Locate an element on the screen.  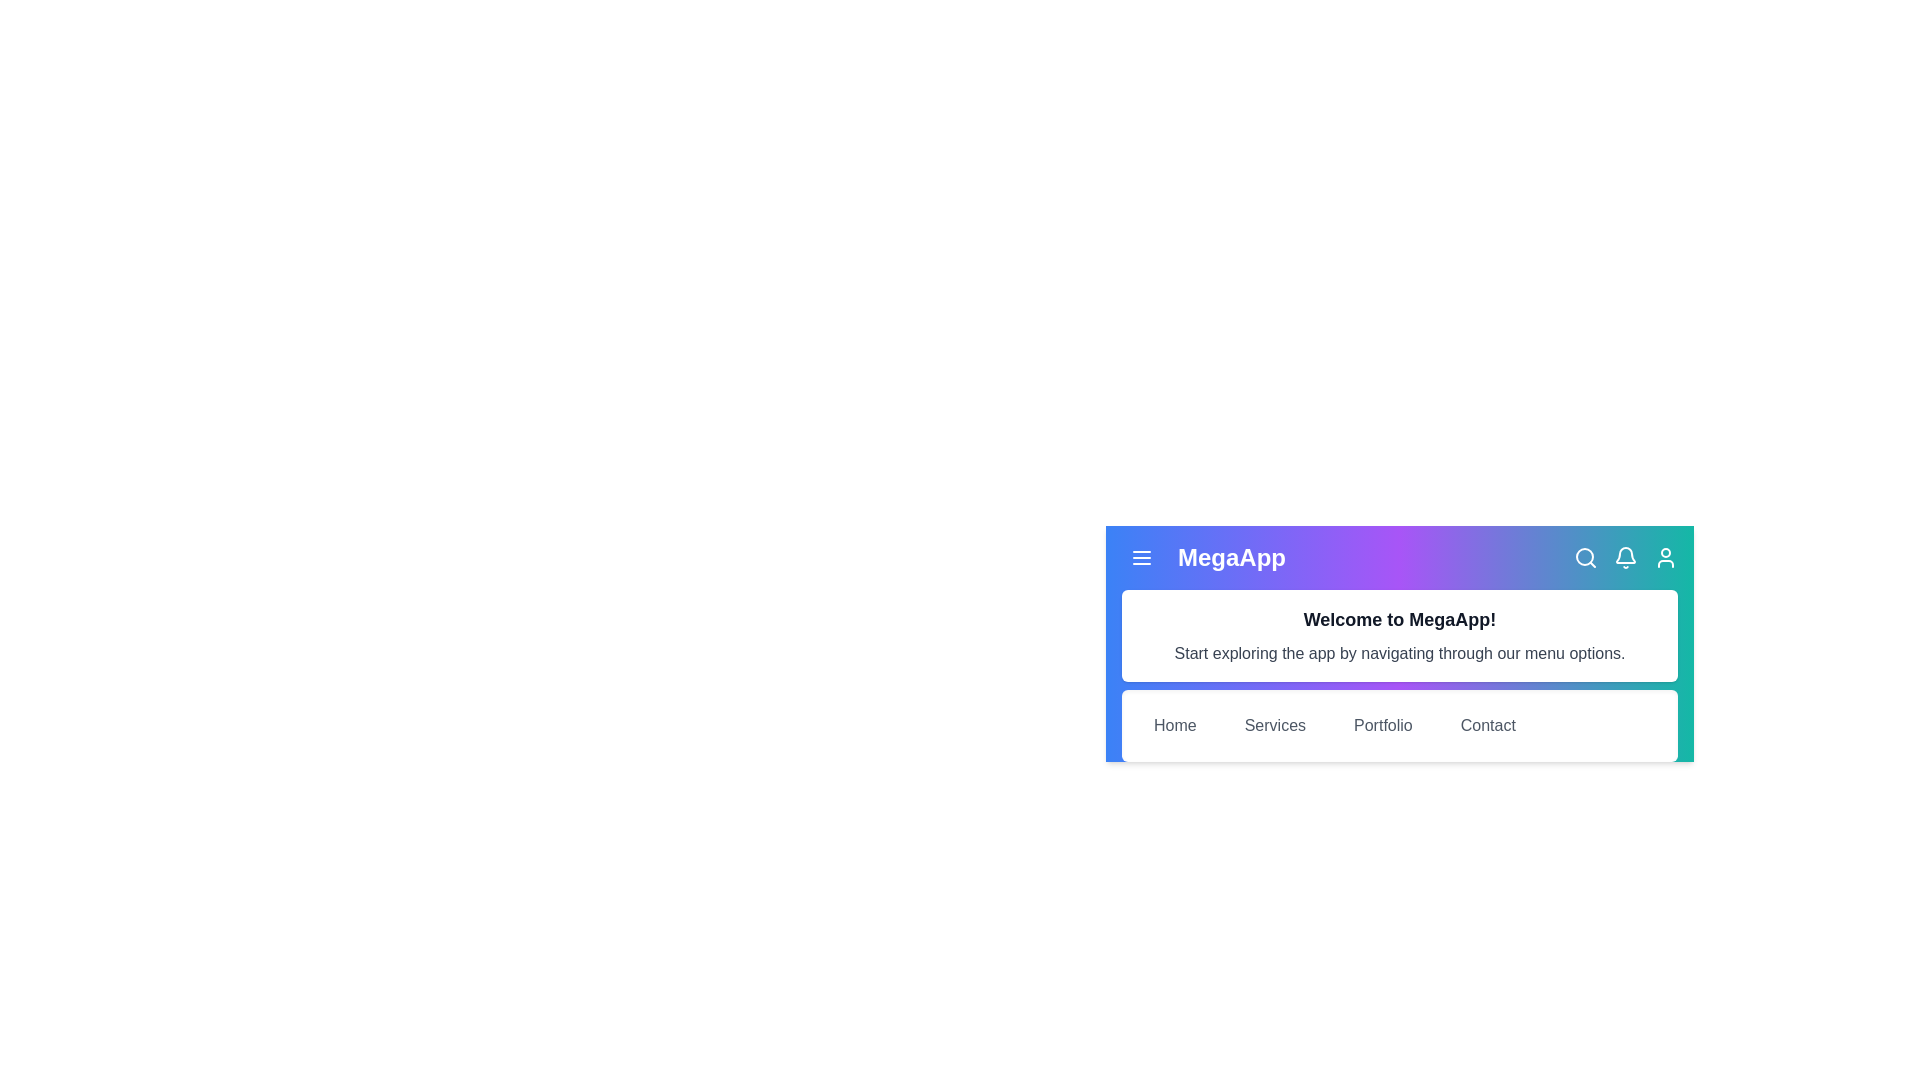
the welcome message text to interact with it is located at coordinates (1399, 619).